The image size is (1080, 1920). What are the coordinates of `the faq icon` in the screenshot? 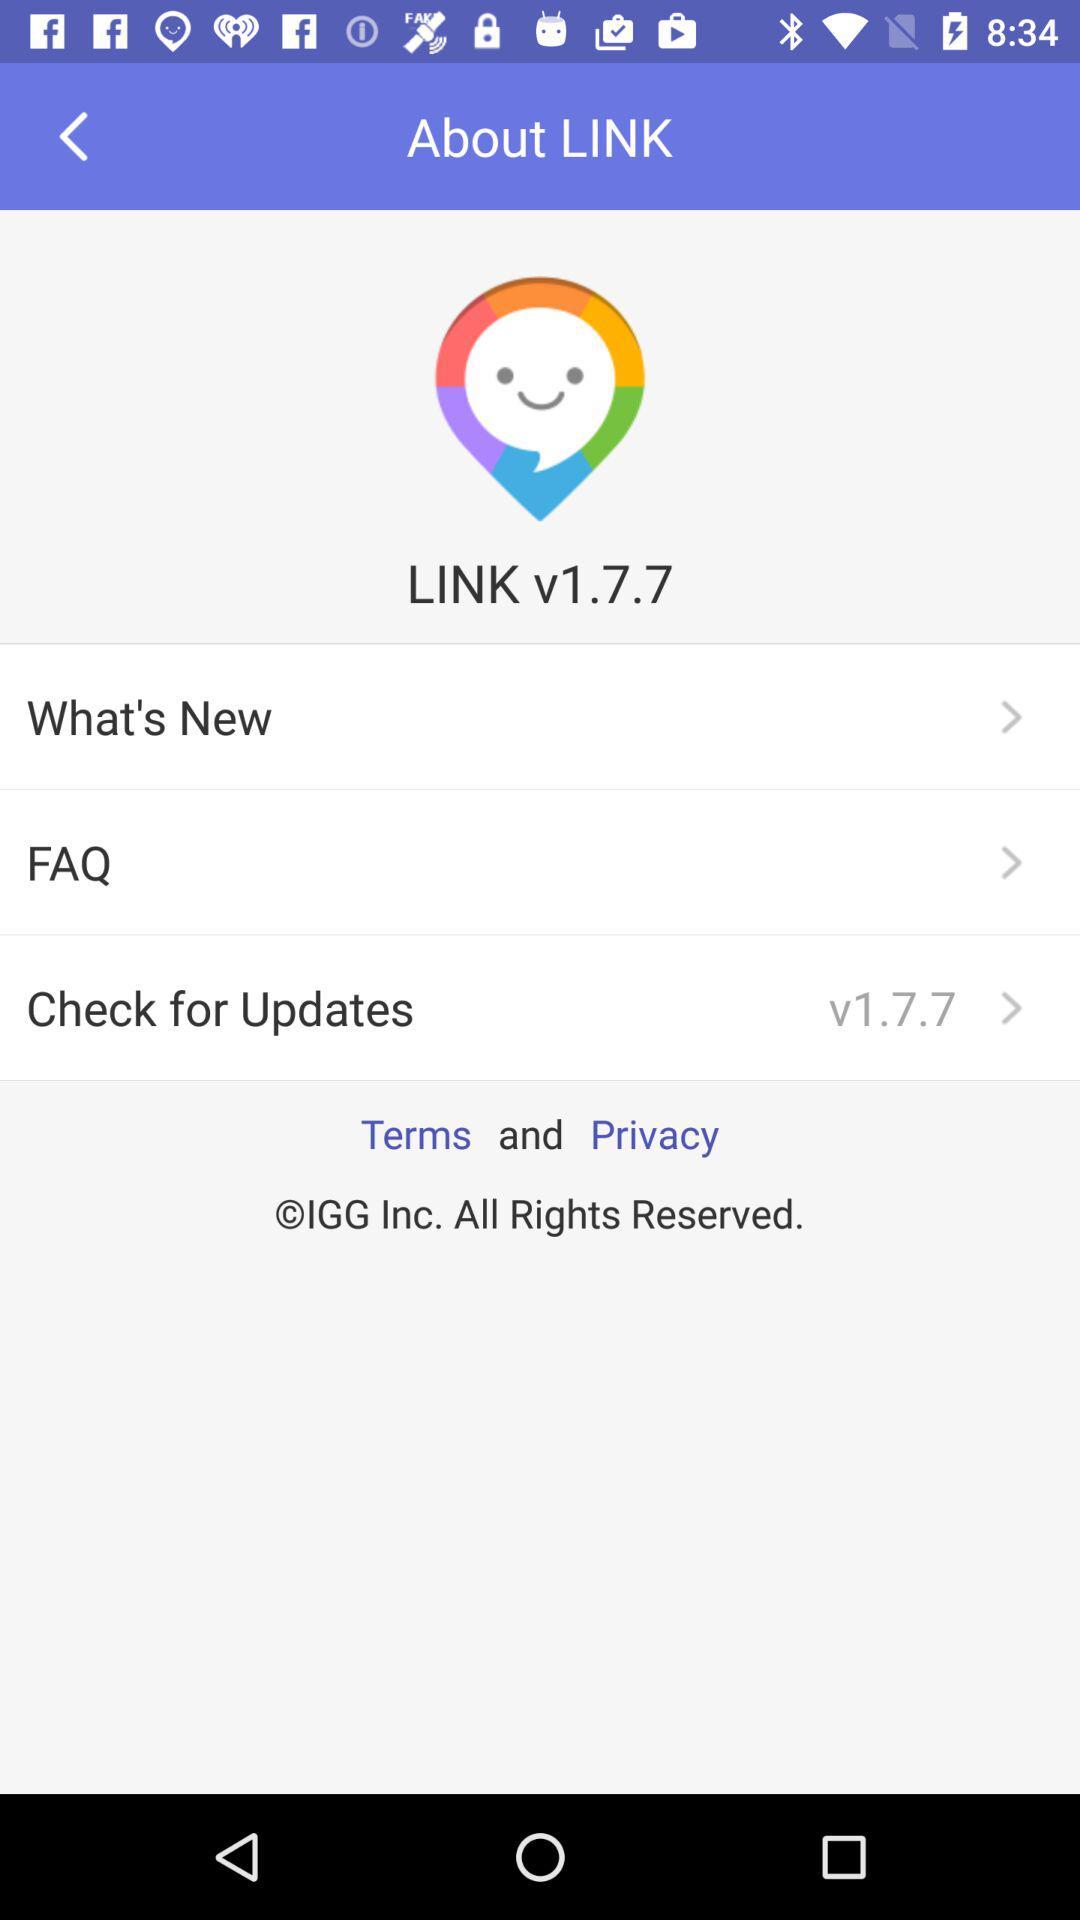 It's located at (540, 862).